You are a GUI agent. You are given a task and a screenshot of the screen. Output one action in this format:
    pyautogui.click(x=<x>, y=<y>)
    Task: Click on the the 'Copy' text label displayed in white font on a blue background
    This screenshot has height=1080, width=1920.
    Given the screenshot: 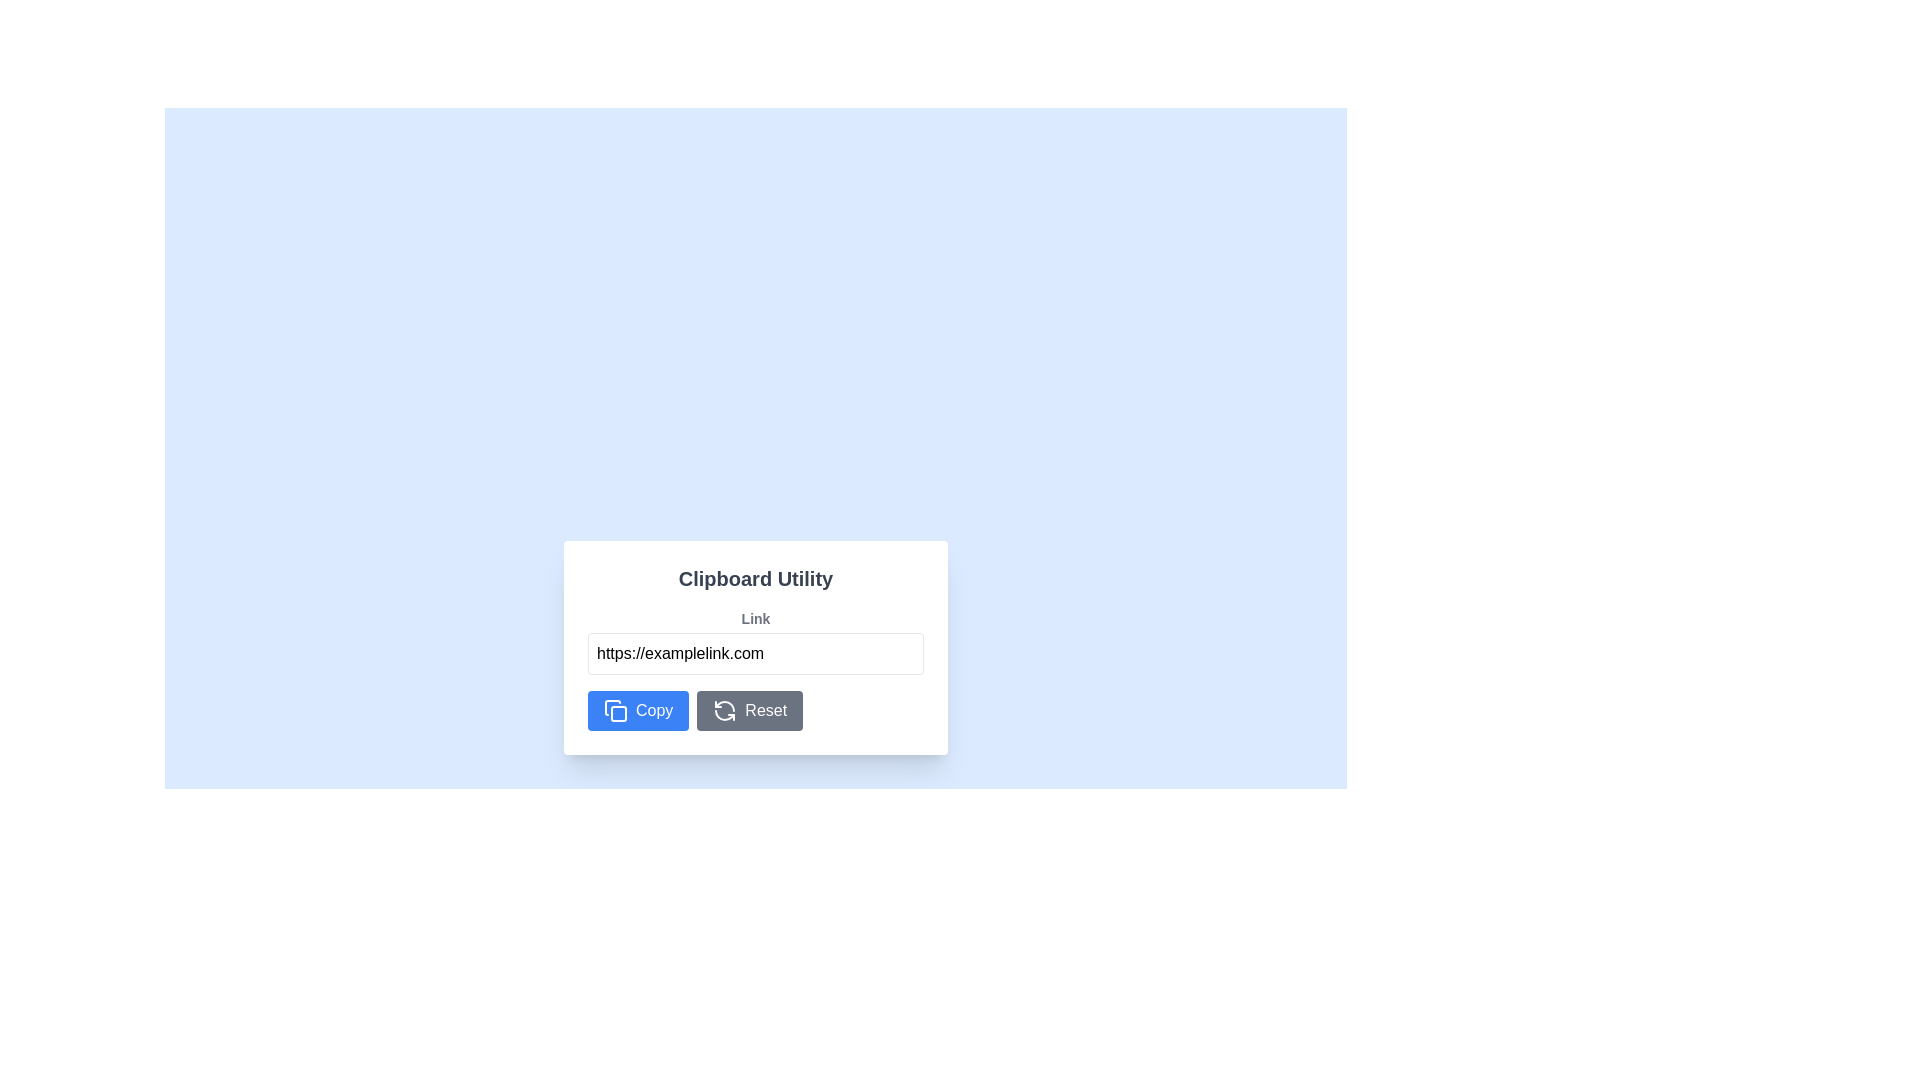 What is the action you would take?
    pyautogui.click(x=654, y=709)
    